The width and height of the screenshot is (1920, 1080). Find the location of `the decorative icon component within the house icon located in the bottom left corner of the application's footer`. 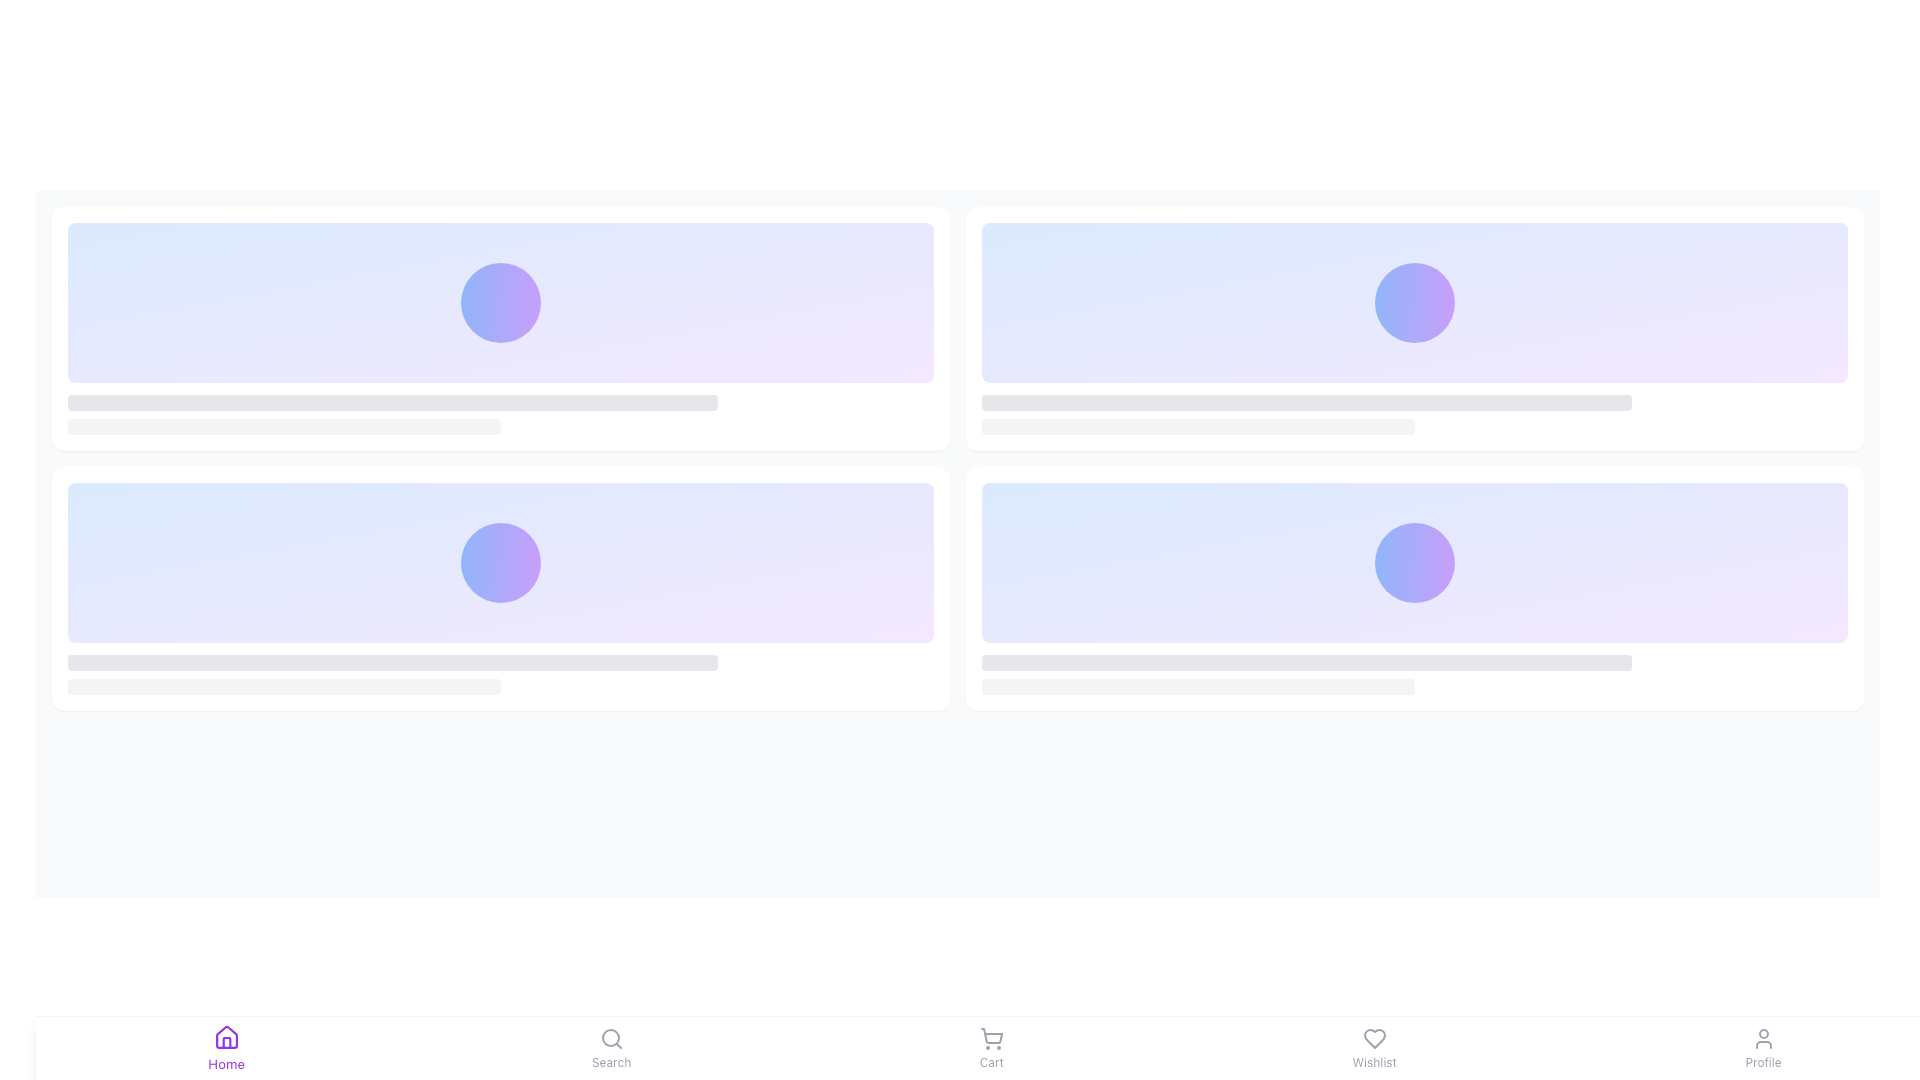

the decorative icon component within the house icon located in the bottom left corner of the application's footer is located at coordinates (226, 1041).